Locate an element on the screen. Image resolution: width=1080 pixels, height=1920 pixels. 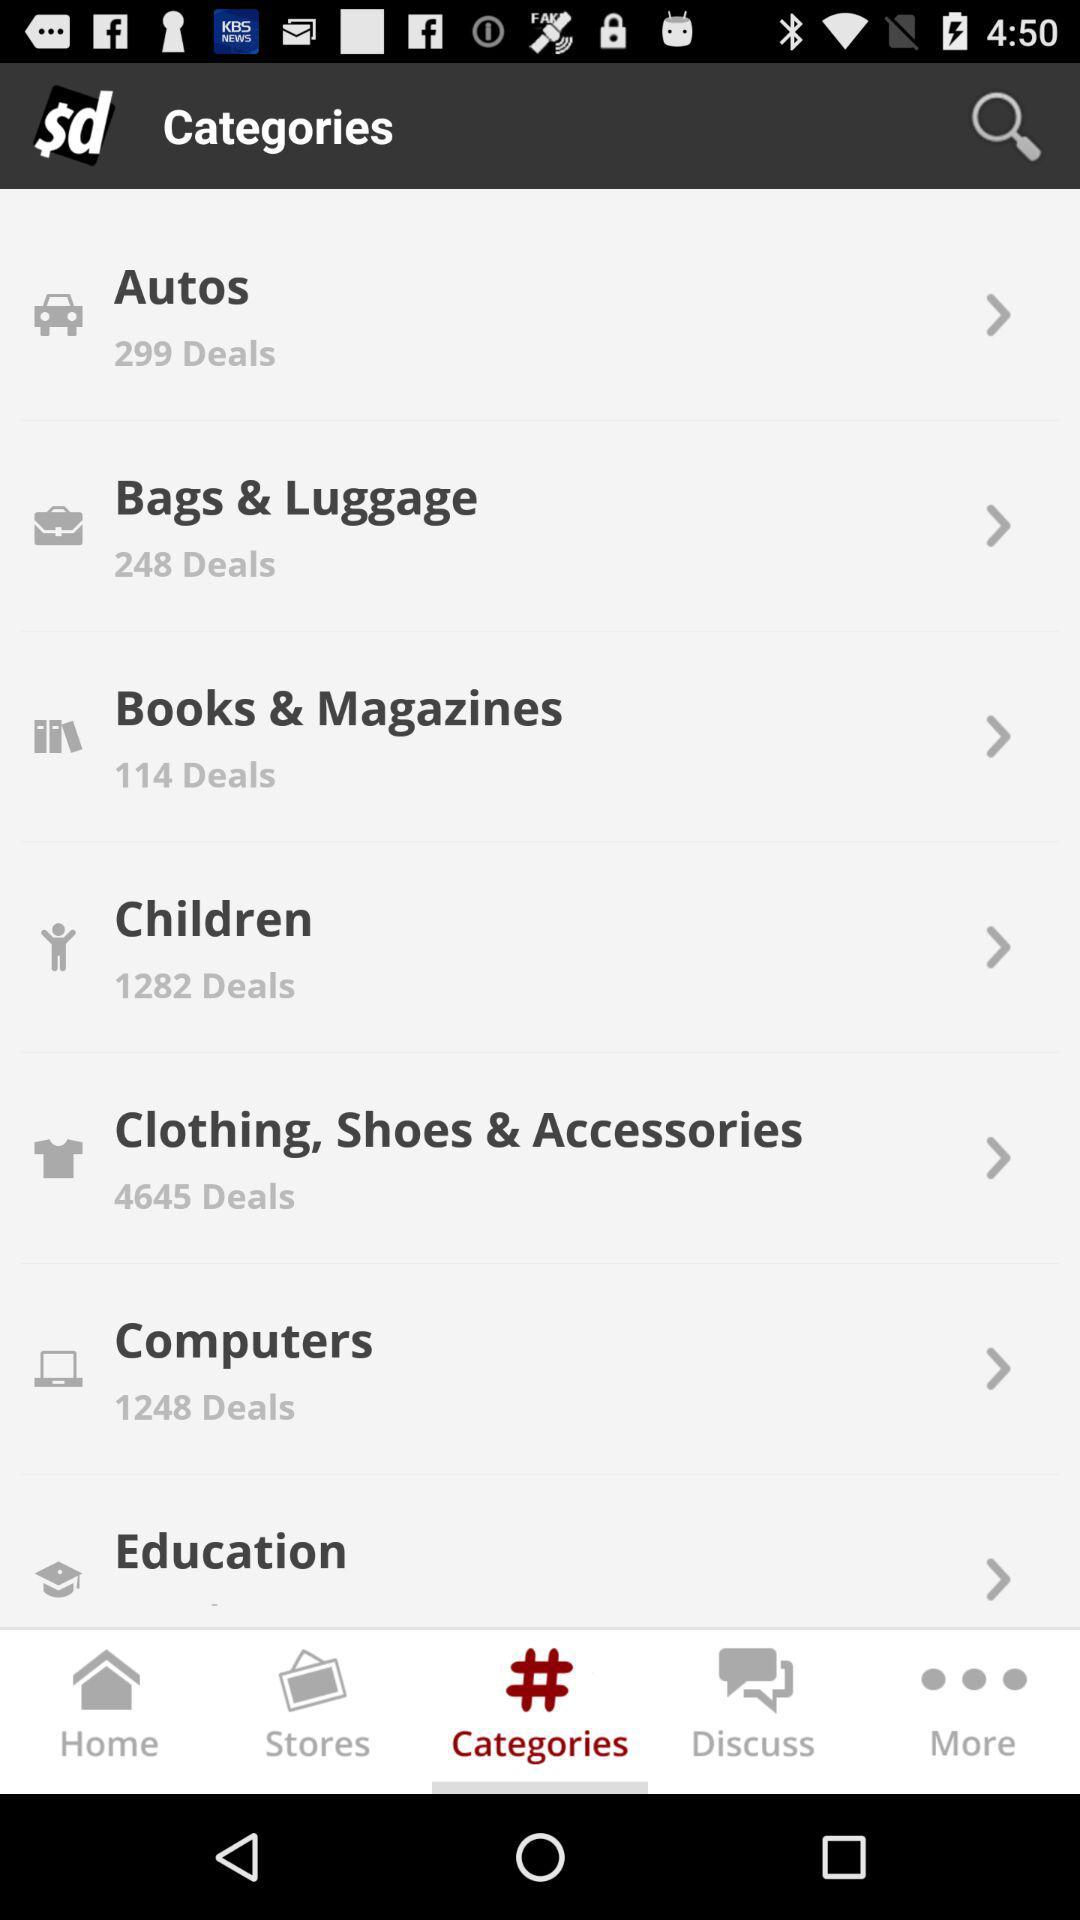
the 299 deals is located at coordinates (195, 352).